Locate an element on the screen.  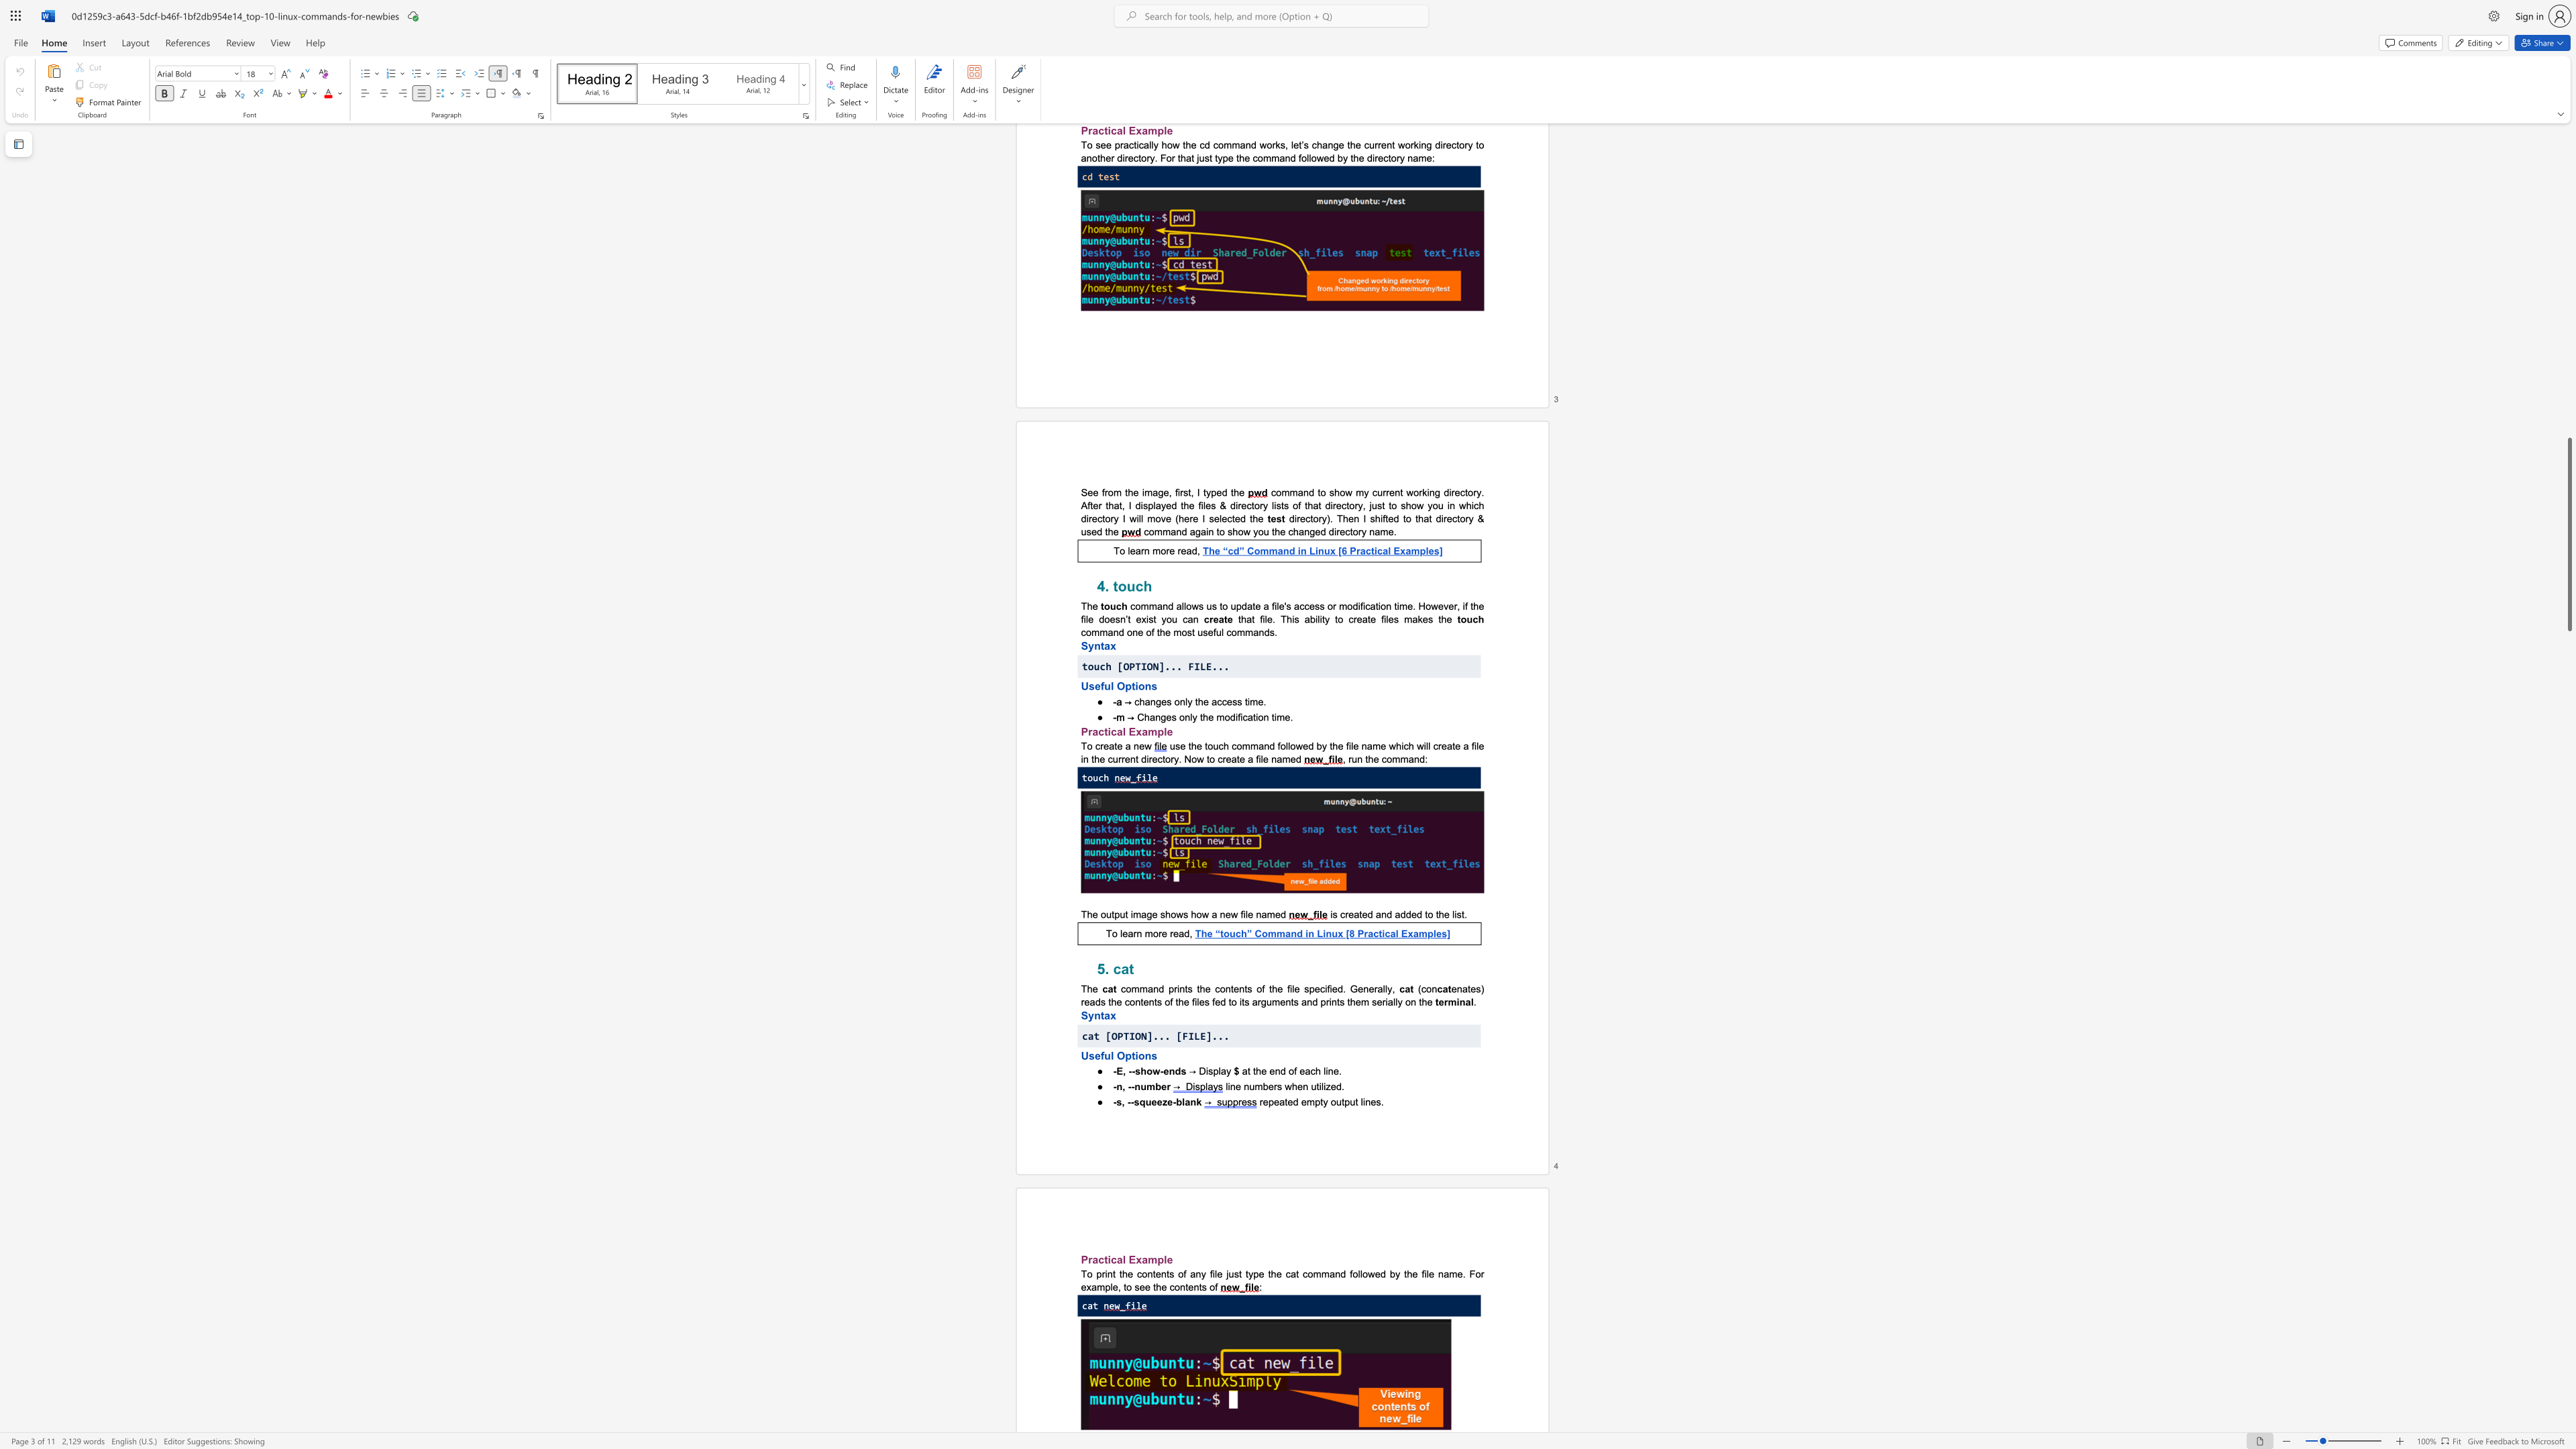
the 2th character "u" in the text is located at coordinates (1352, 1100).